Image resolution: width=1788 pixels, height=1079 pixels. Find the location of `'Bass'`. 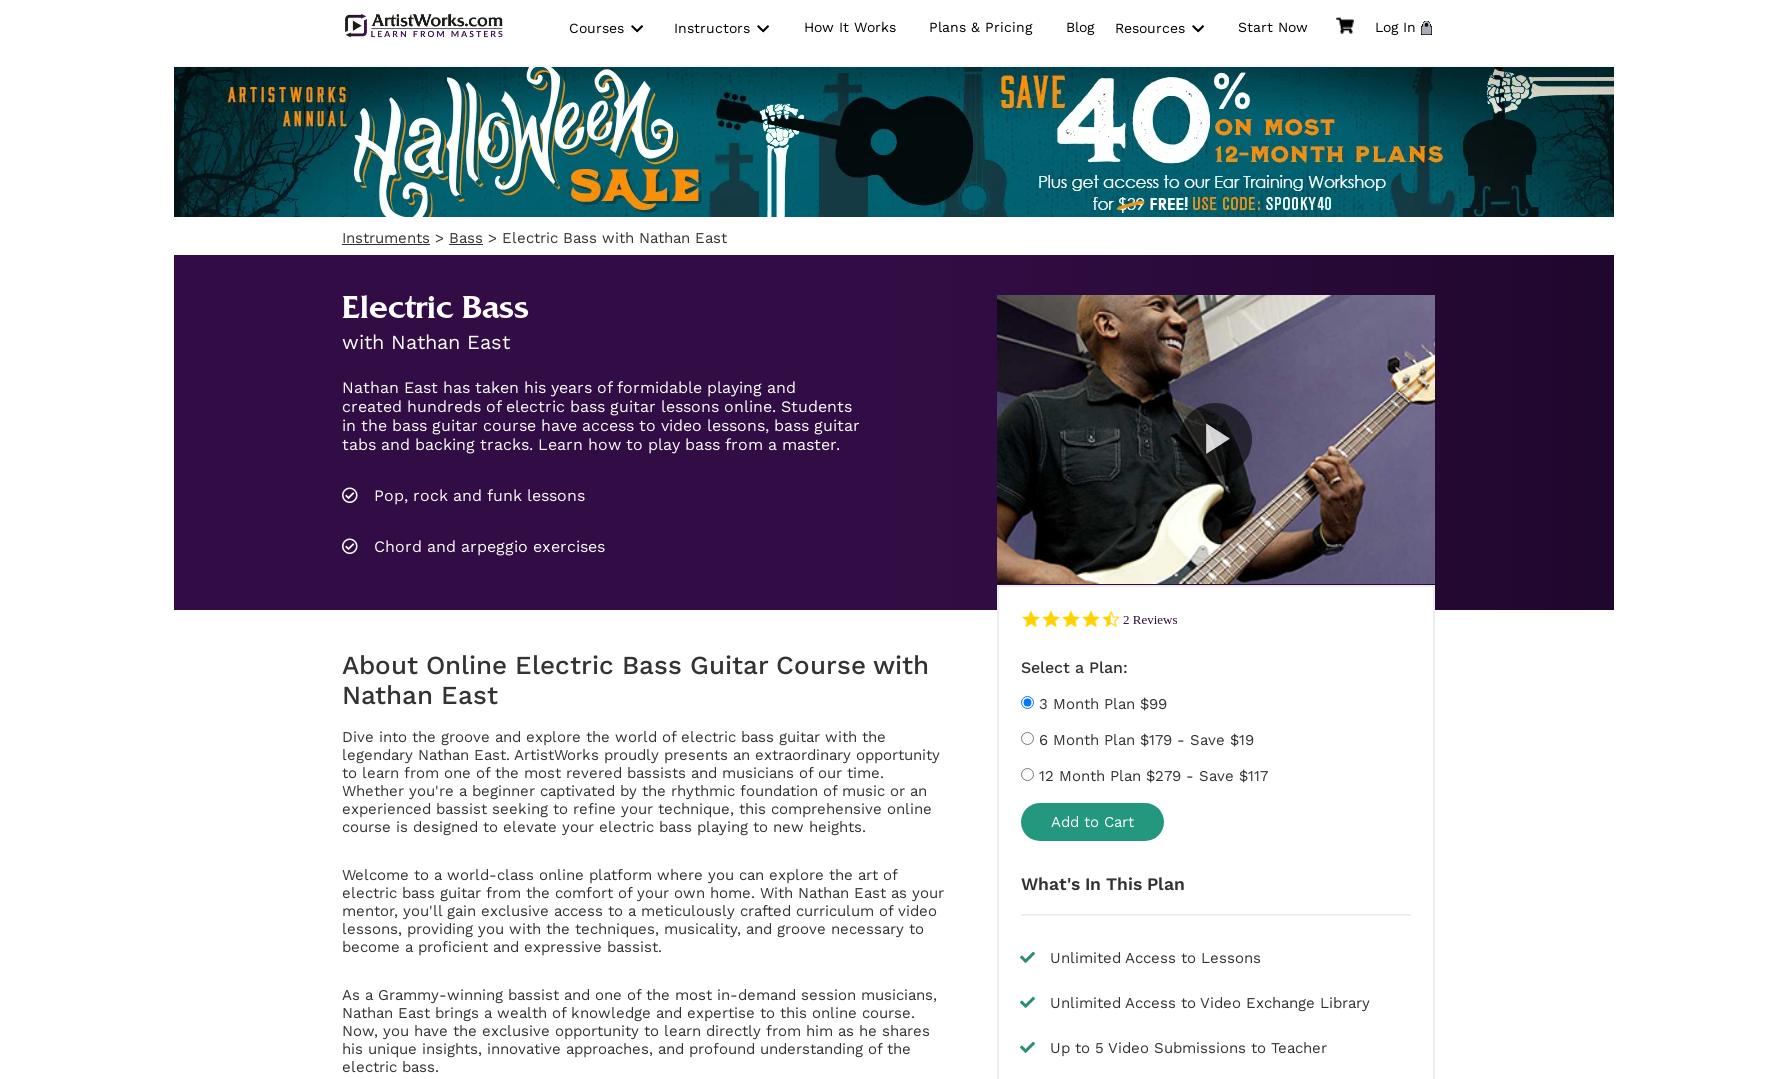

'Bass' is located at coordinates (465, 237).